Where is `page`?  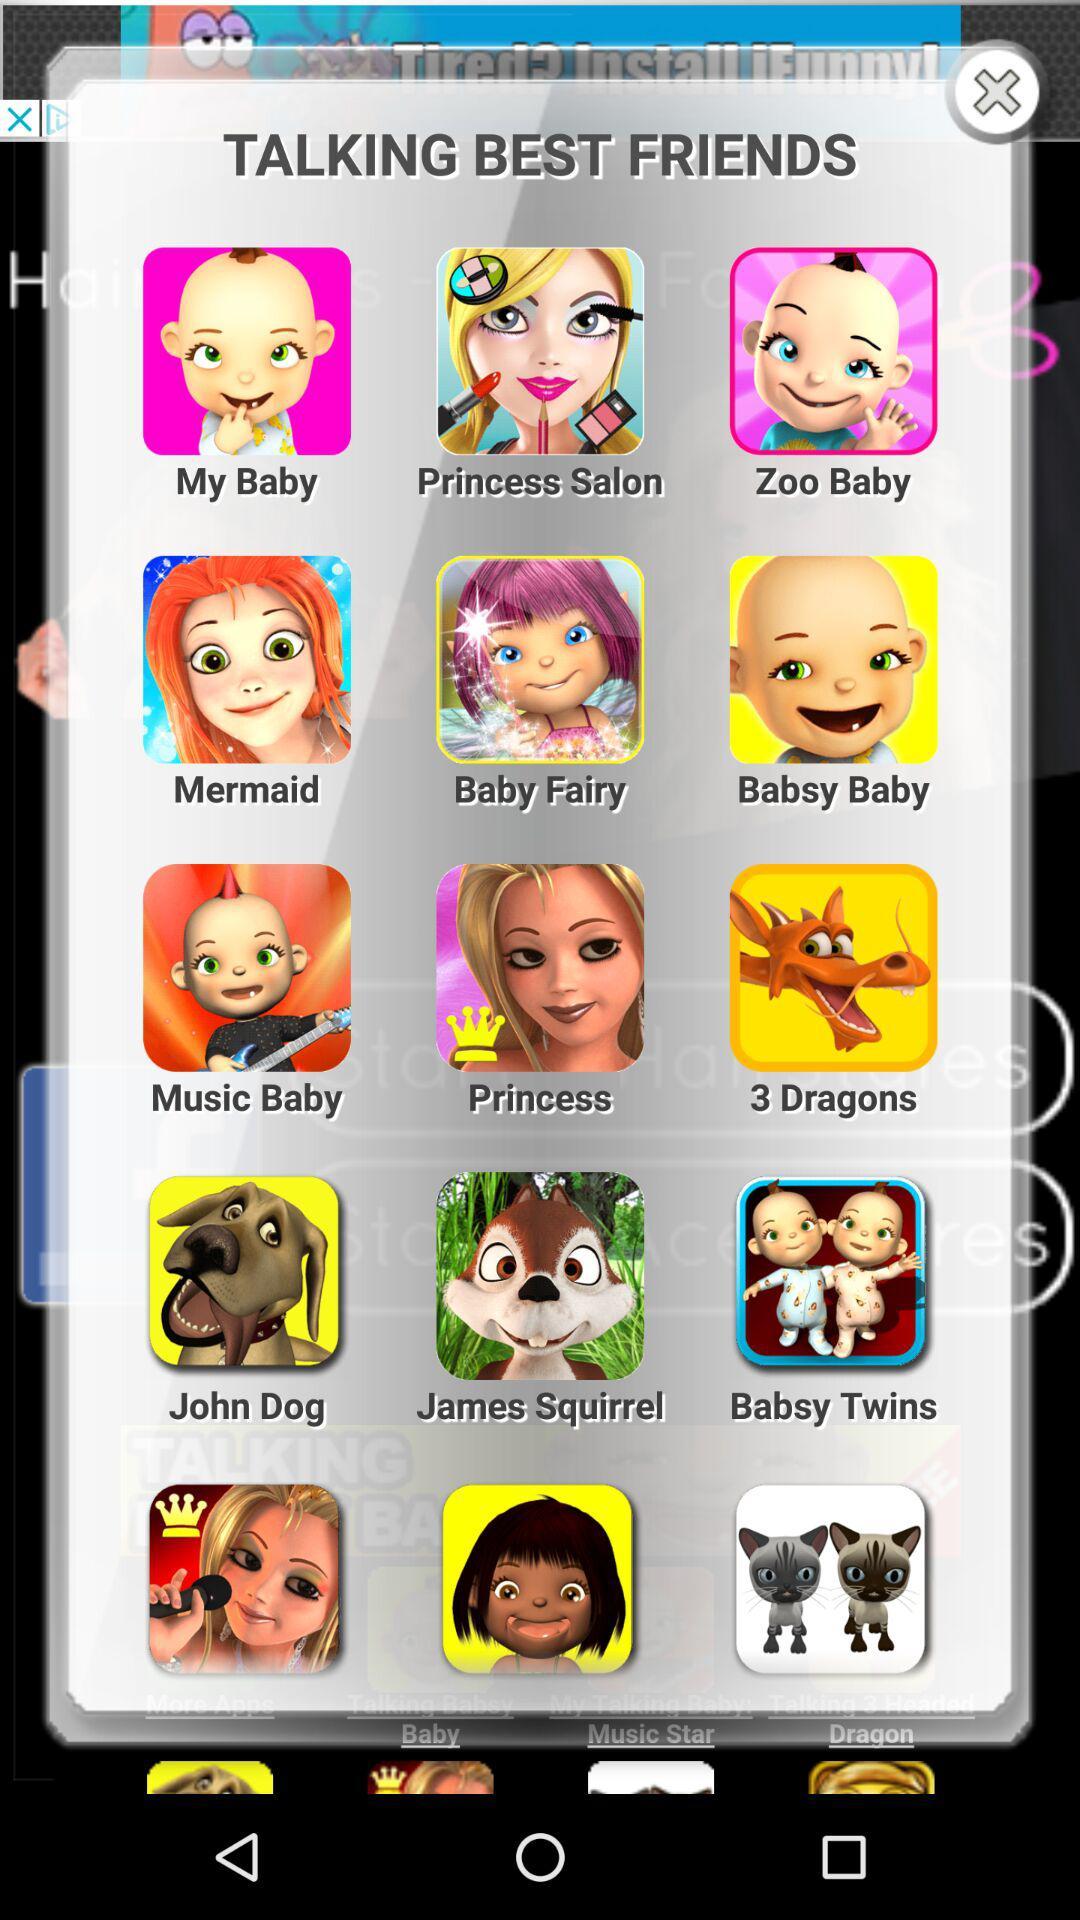
page is located at coordinates (1001, 93).